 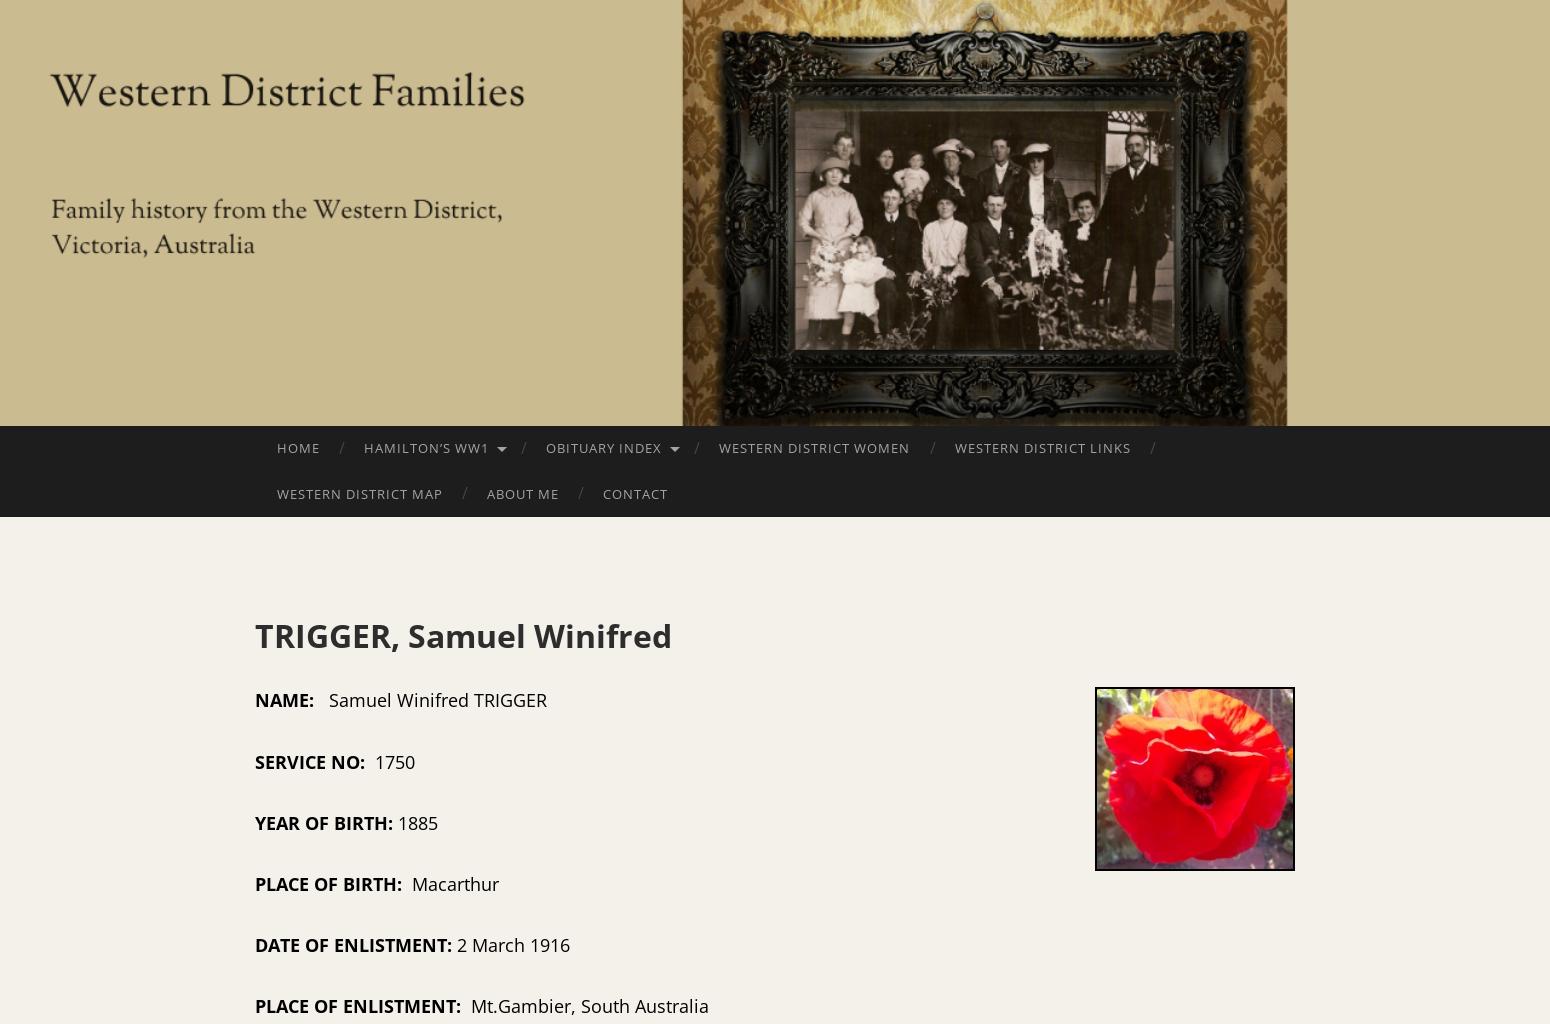 I want to click on 'Mt.Gambier, South Australia', so click(x=589, y=1004).